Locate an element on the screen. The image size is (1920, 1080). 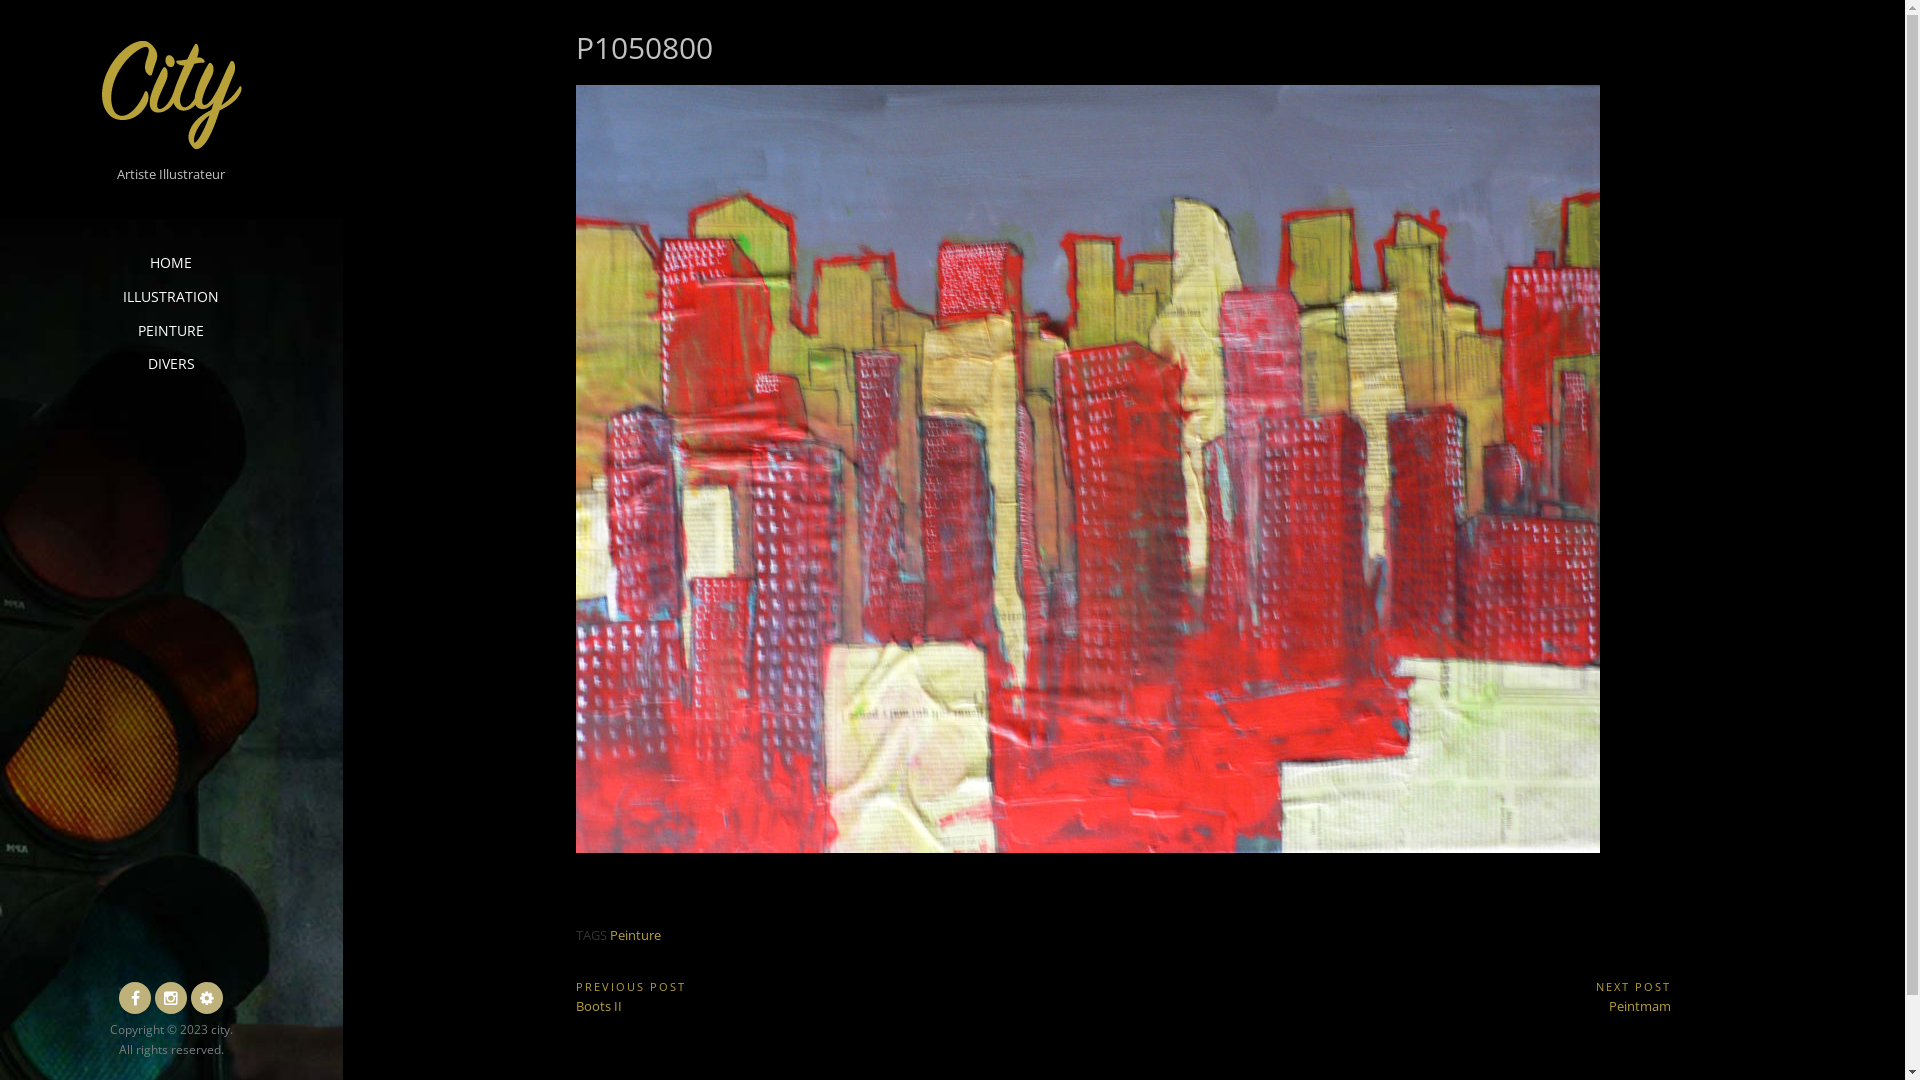
'PEINTURE' is located at coordinates (171, 330).